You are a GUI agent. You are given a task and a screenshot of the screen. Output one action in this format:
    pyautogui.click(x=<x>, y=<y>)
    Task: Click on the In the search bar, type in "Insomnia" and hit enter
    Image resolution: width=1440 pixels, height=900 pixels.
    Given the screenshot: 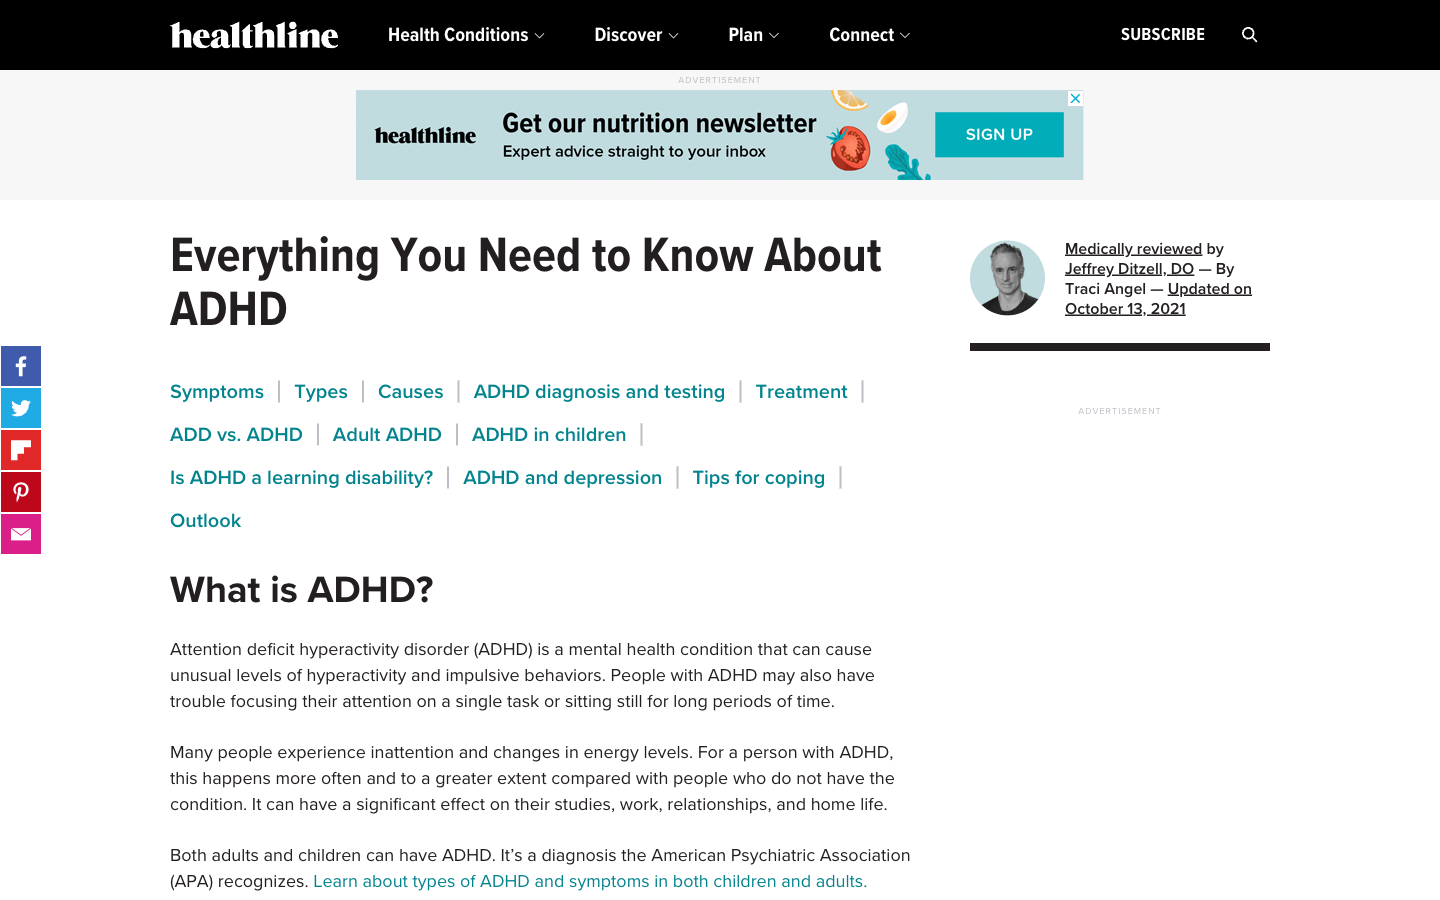 What is the action you would take?
    pyautogui.click(x=1249, y=34)
    